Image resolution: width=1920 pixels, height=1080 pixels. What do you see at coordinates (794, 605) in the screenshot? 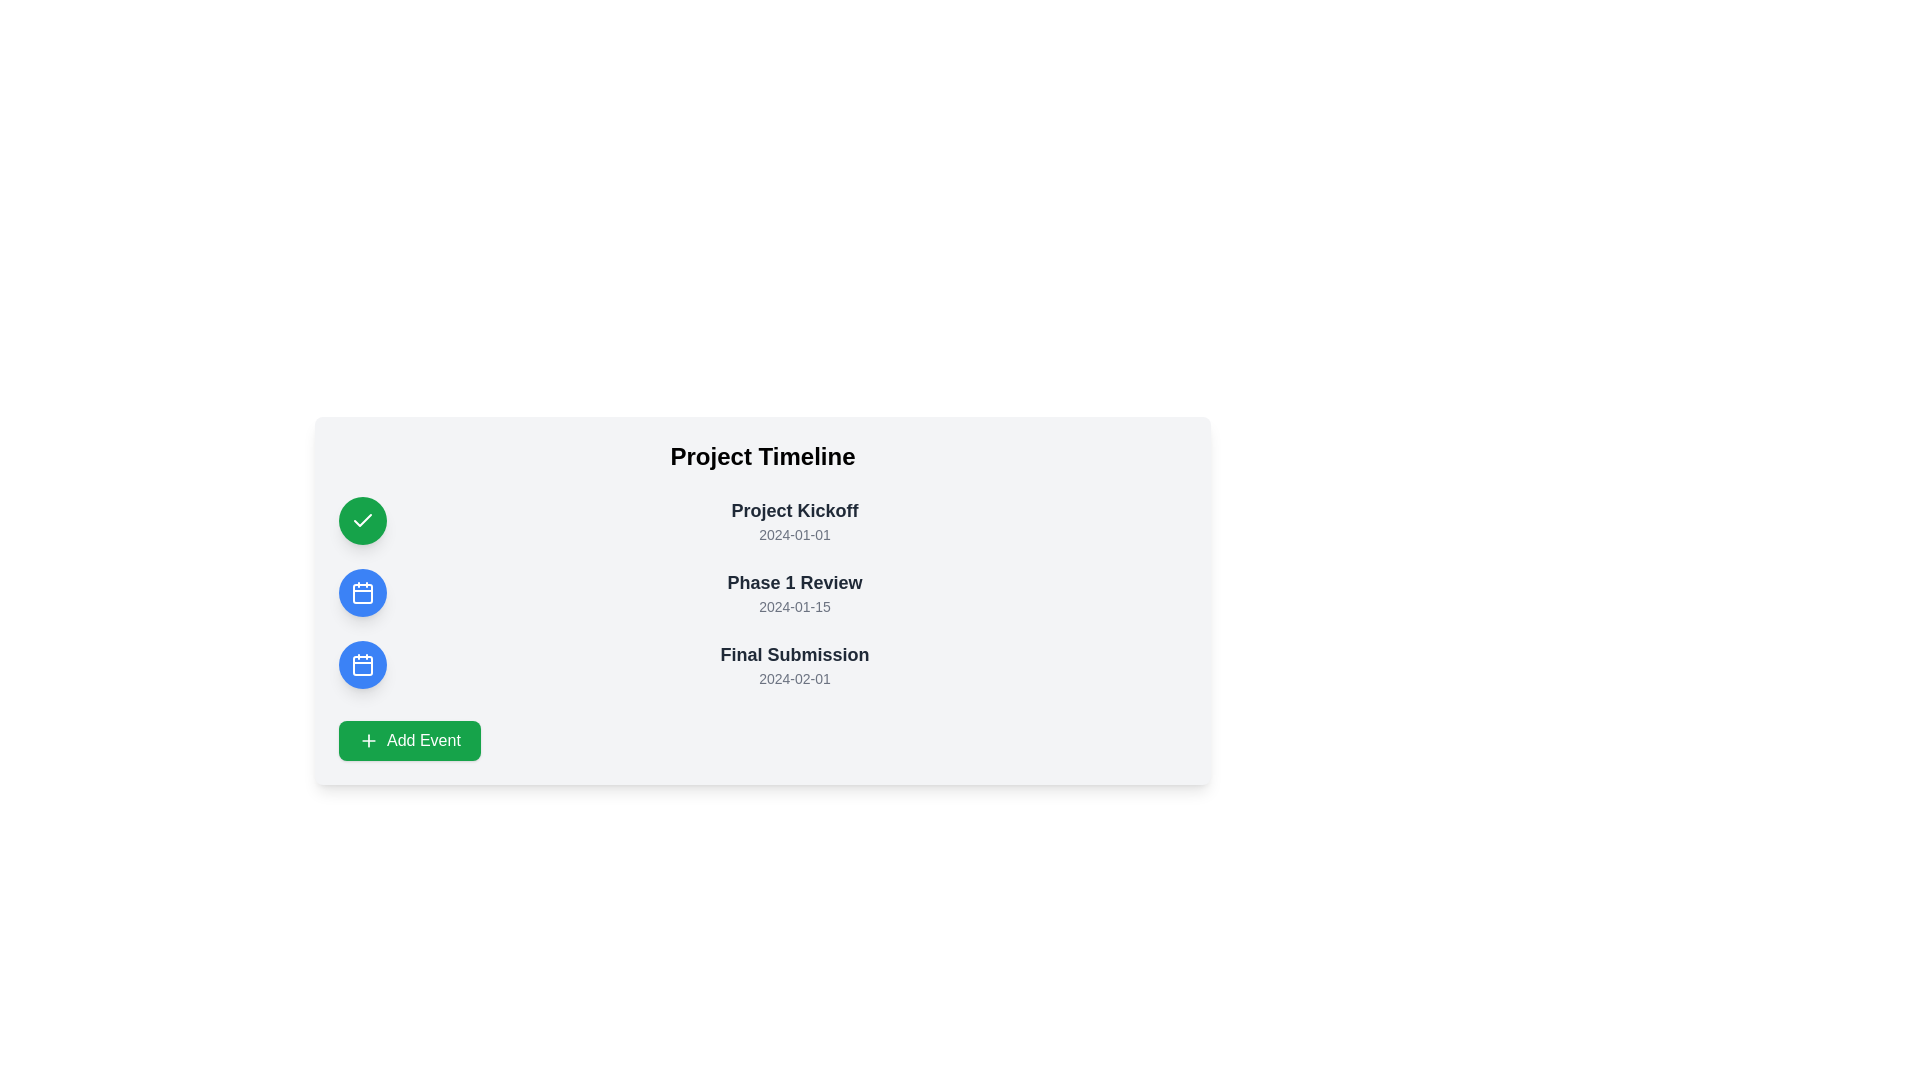
I see `the date label '2024-01-15' displayed in a small, gray-colored font located in the 'Phase 1 Review' section under the 'Project Timeline' interface` at bounding box center [794, 605].